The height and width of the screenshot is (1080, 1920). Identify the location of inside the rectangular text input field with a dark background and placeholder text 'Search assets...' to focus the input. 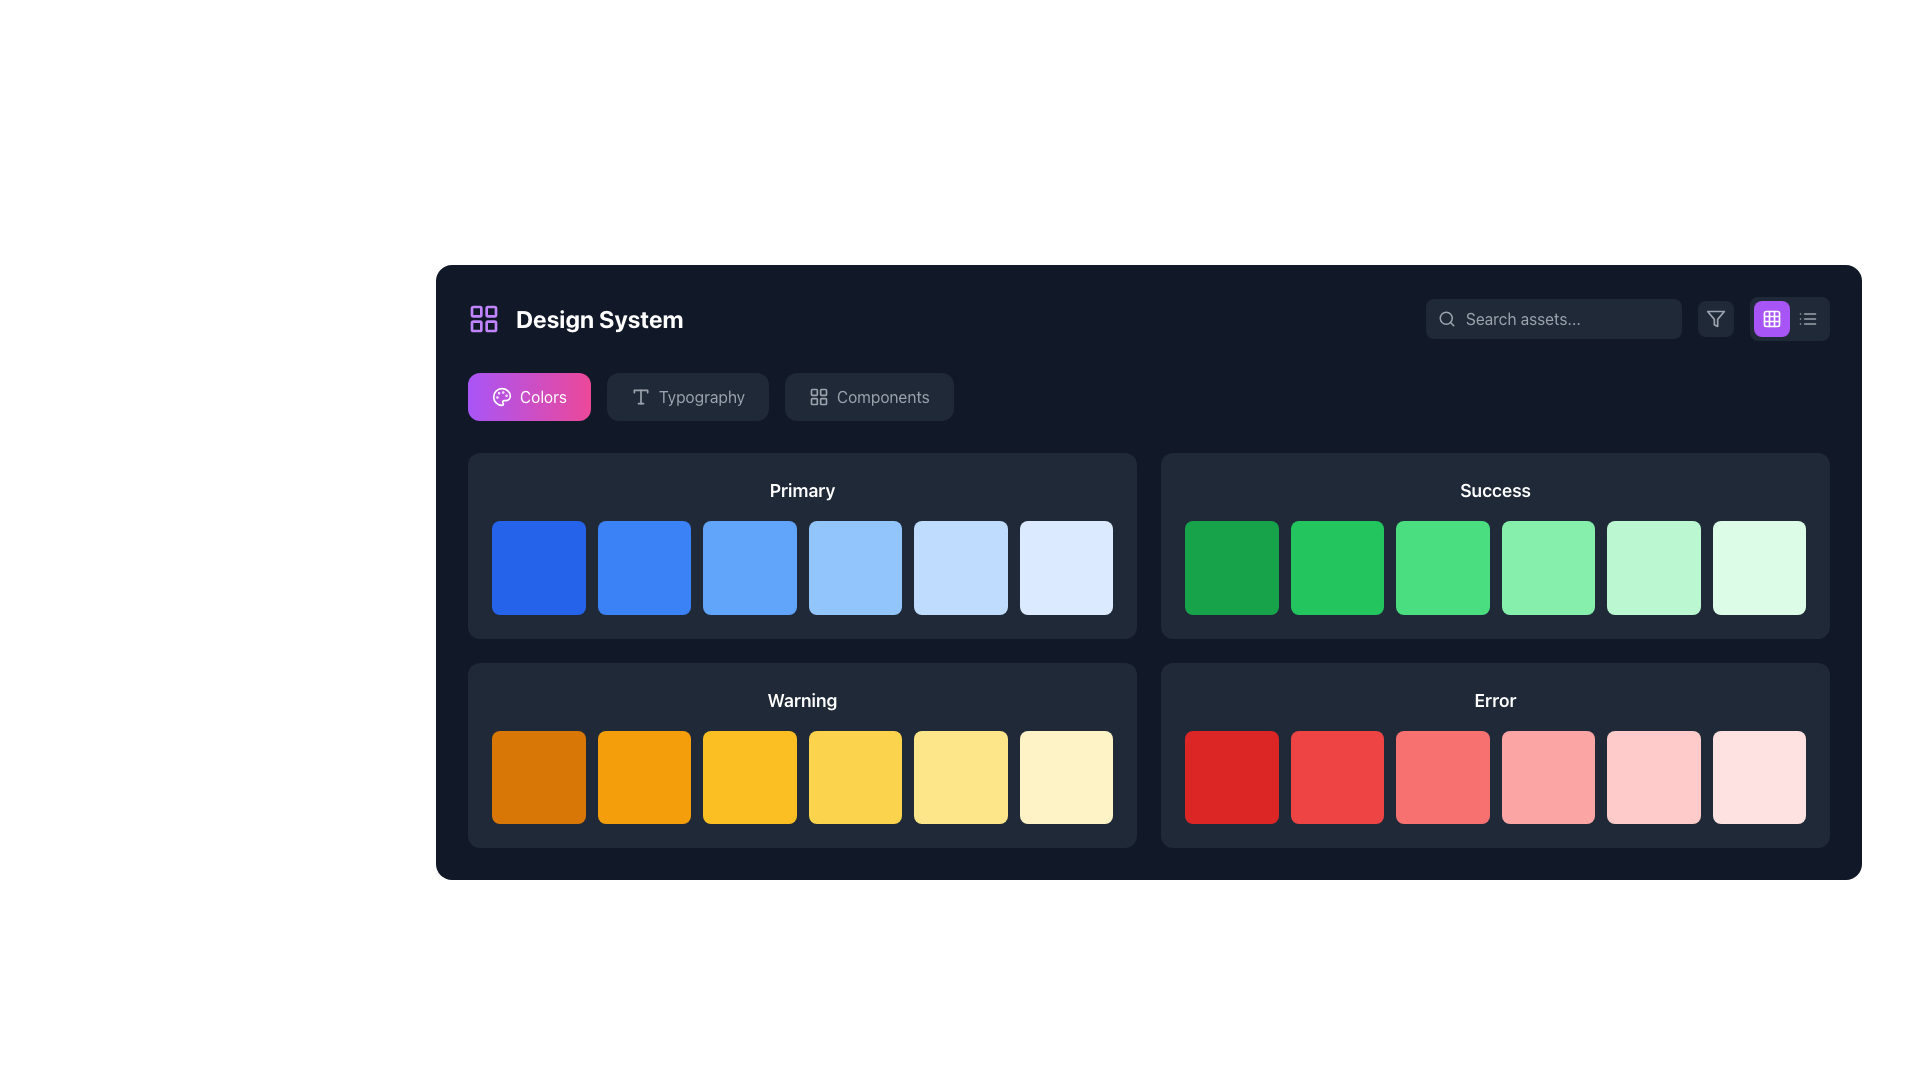
(1553, 318).